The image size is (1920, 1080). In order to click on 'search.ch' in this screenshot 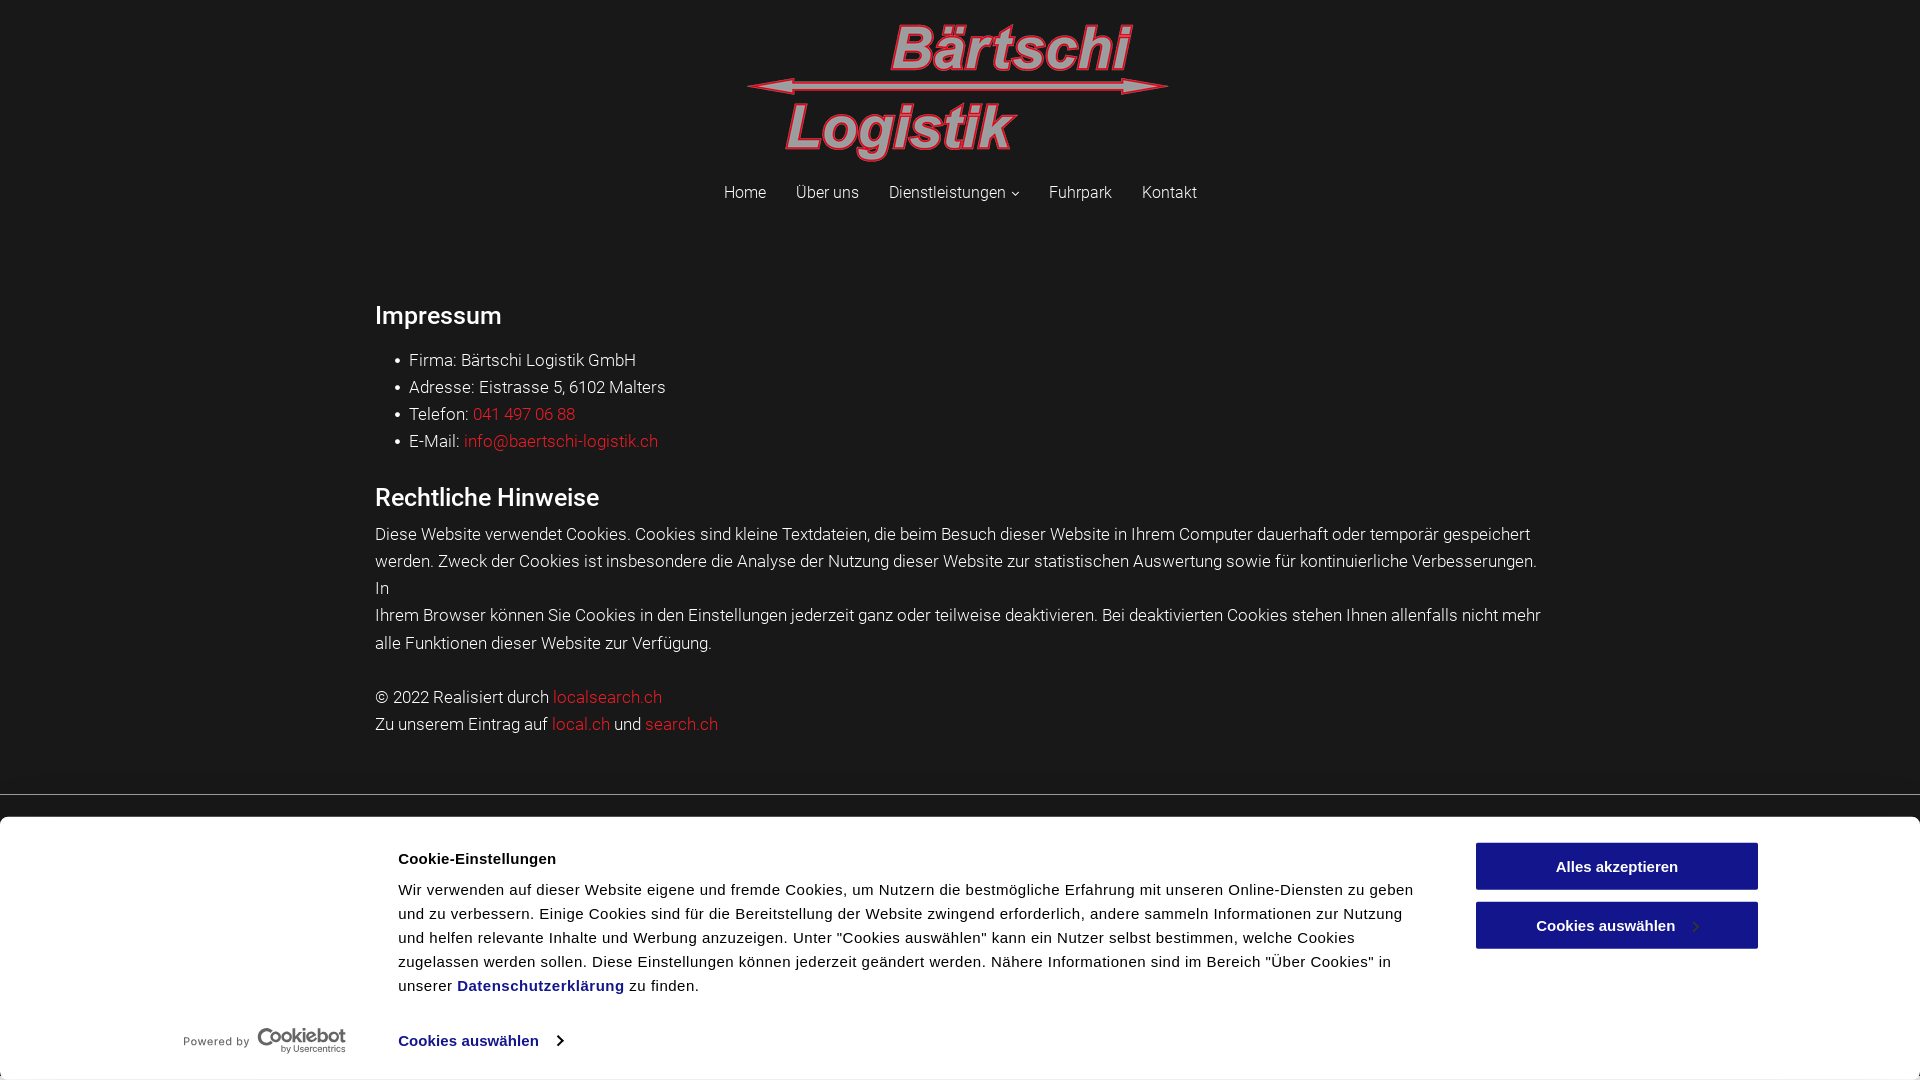, I will do `click(681, 724)`.